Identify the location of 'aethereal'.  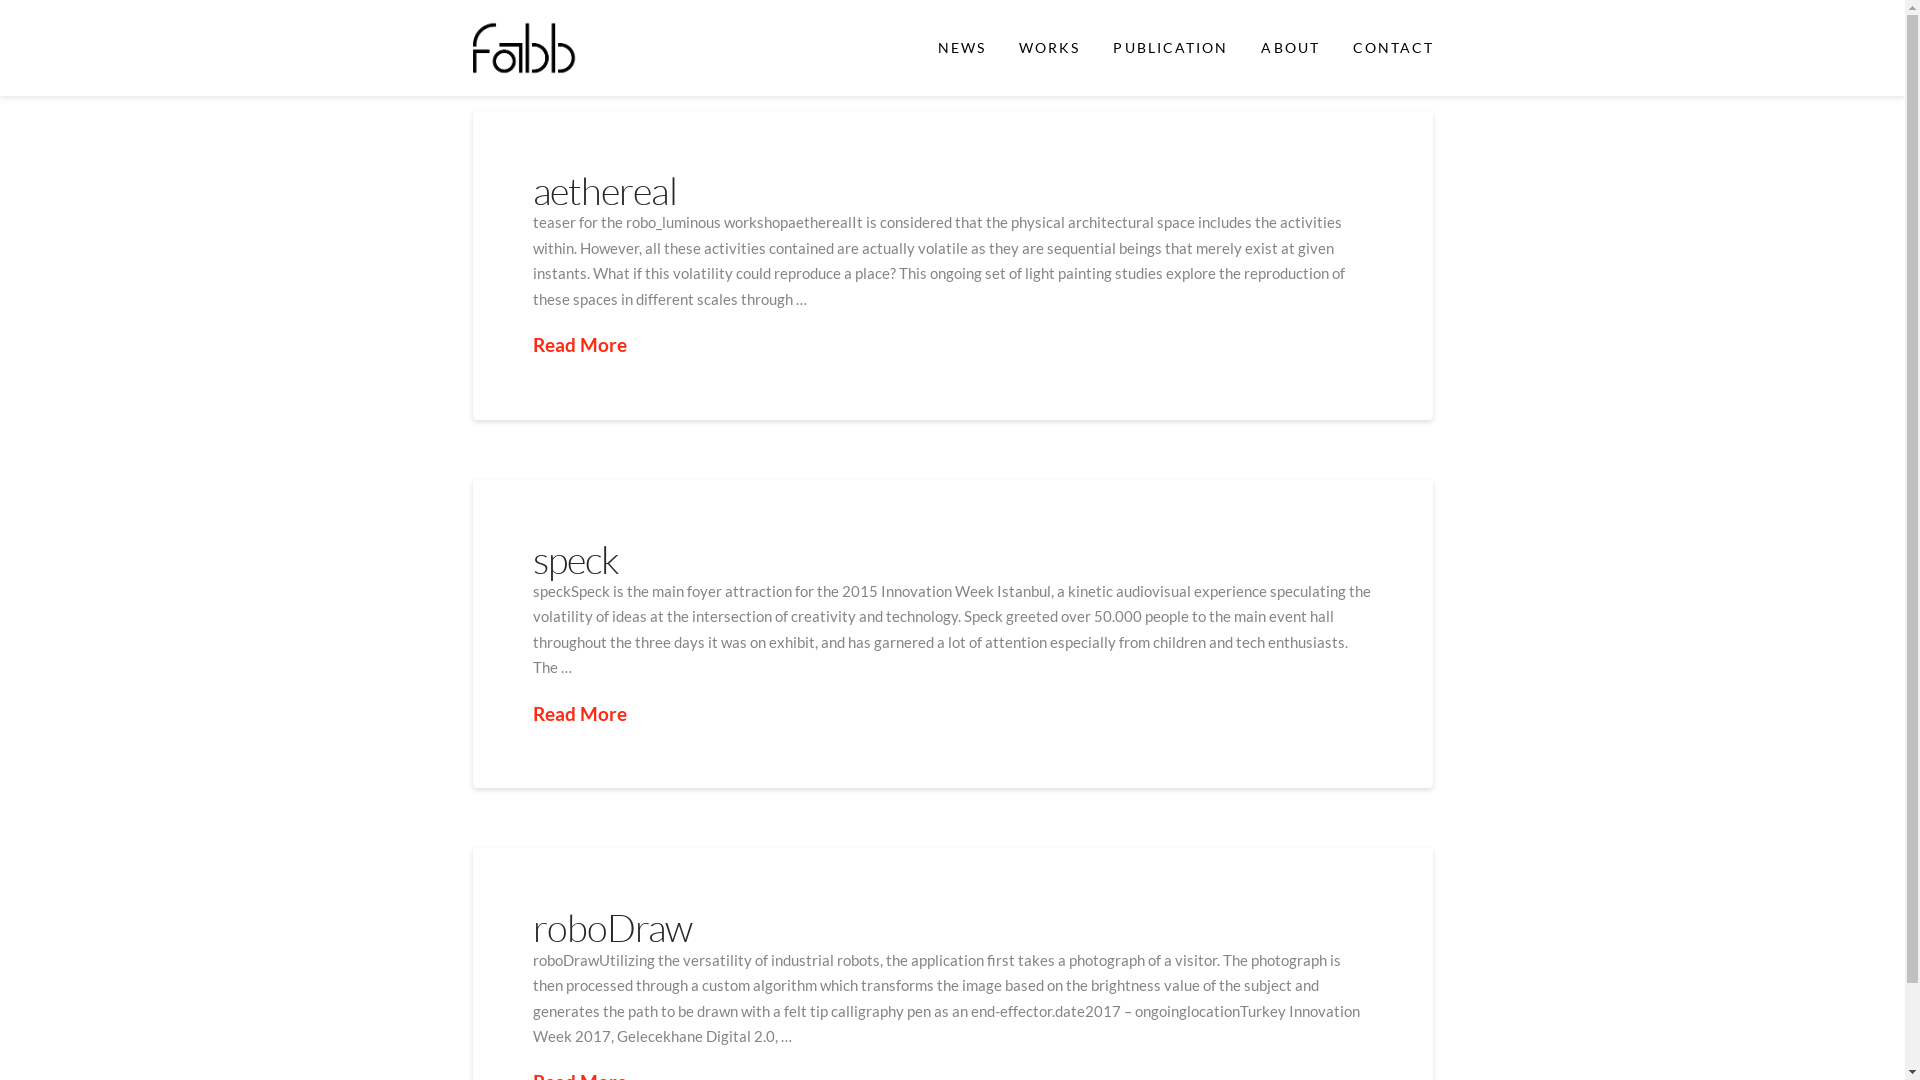
(532, 190).